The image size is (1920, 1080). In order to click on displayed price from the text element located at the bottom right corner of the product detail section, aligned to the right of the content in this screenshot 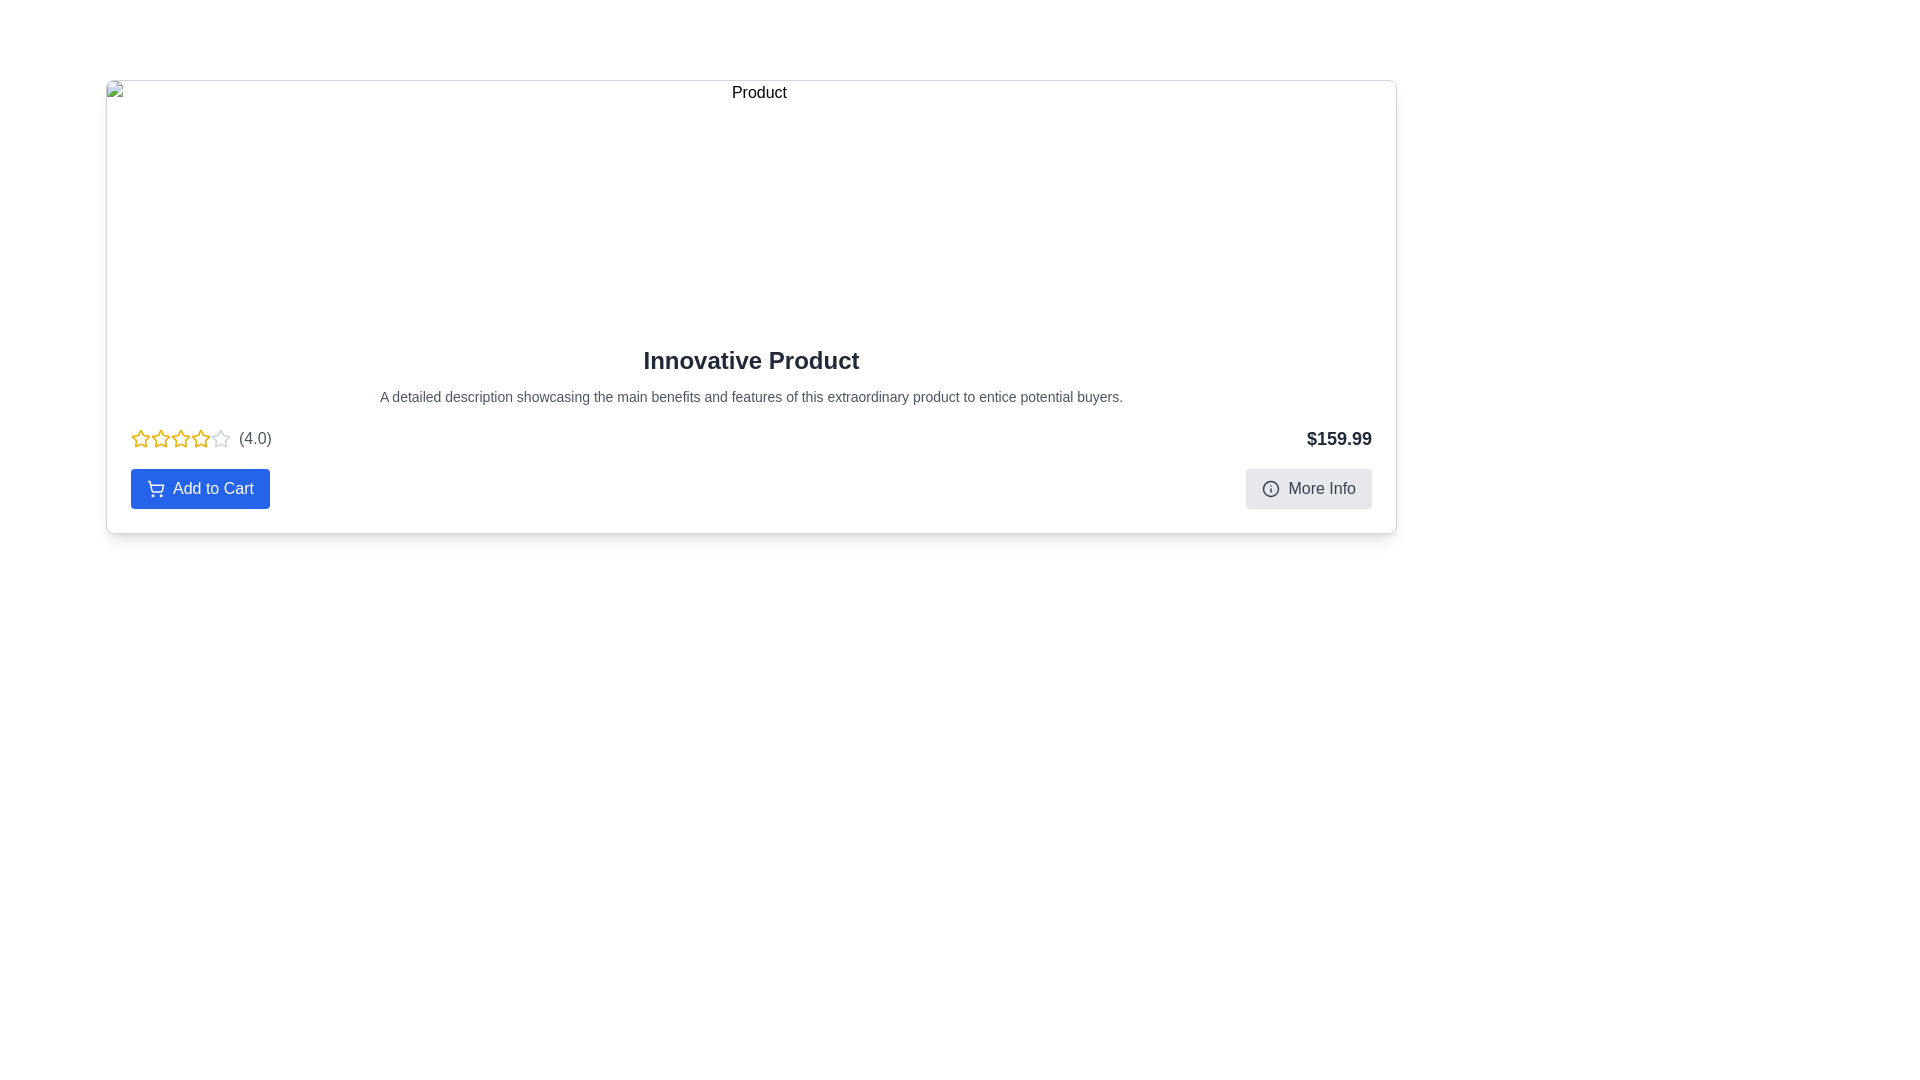, I will do `click(1339, 438)`.